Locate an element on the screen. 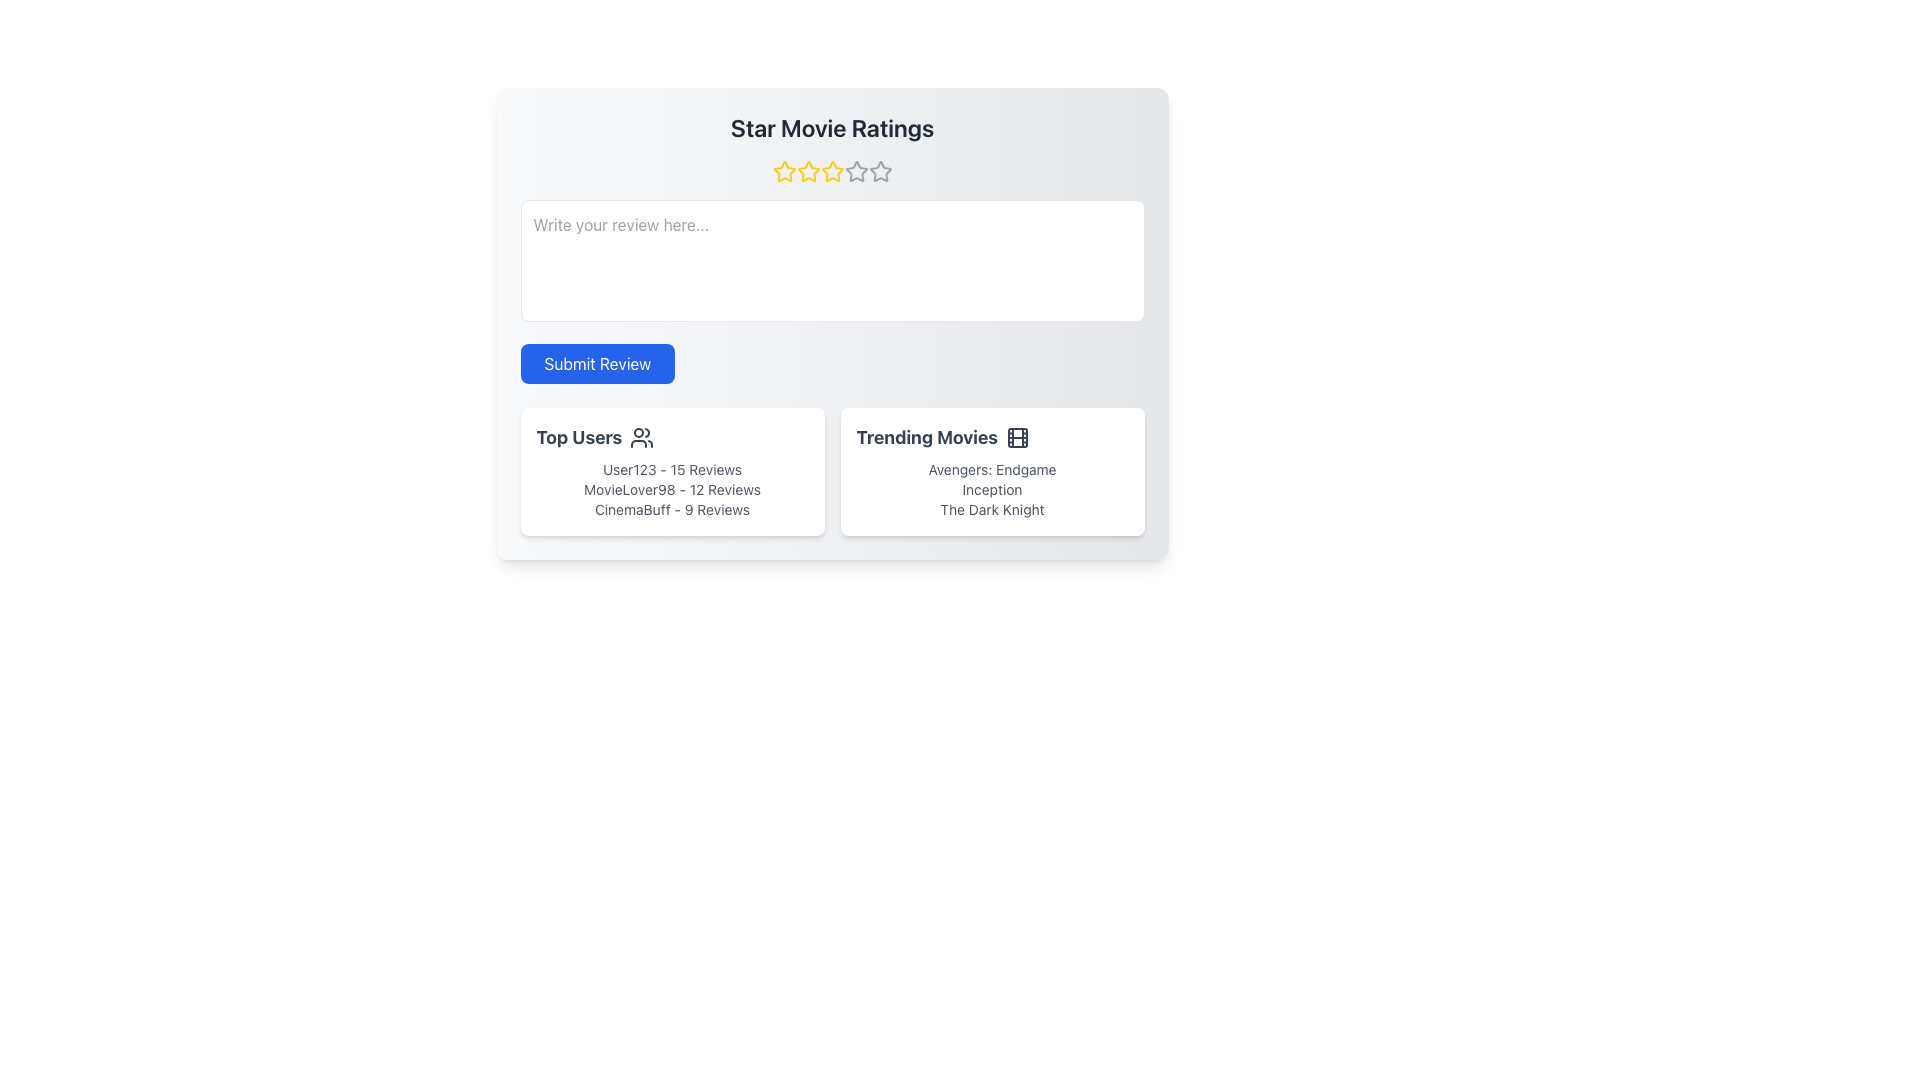 This screenshot has height=1080, width=1920. the decorative film frame icon located centrally in the 'Trending Movies' section of the layout is located at coordinates (1017, 437).